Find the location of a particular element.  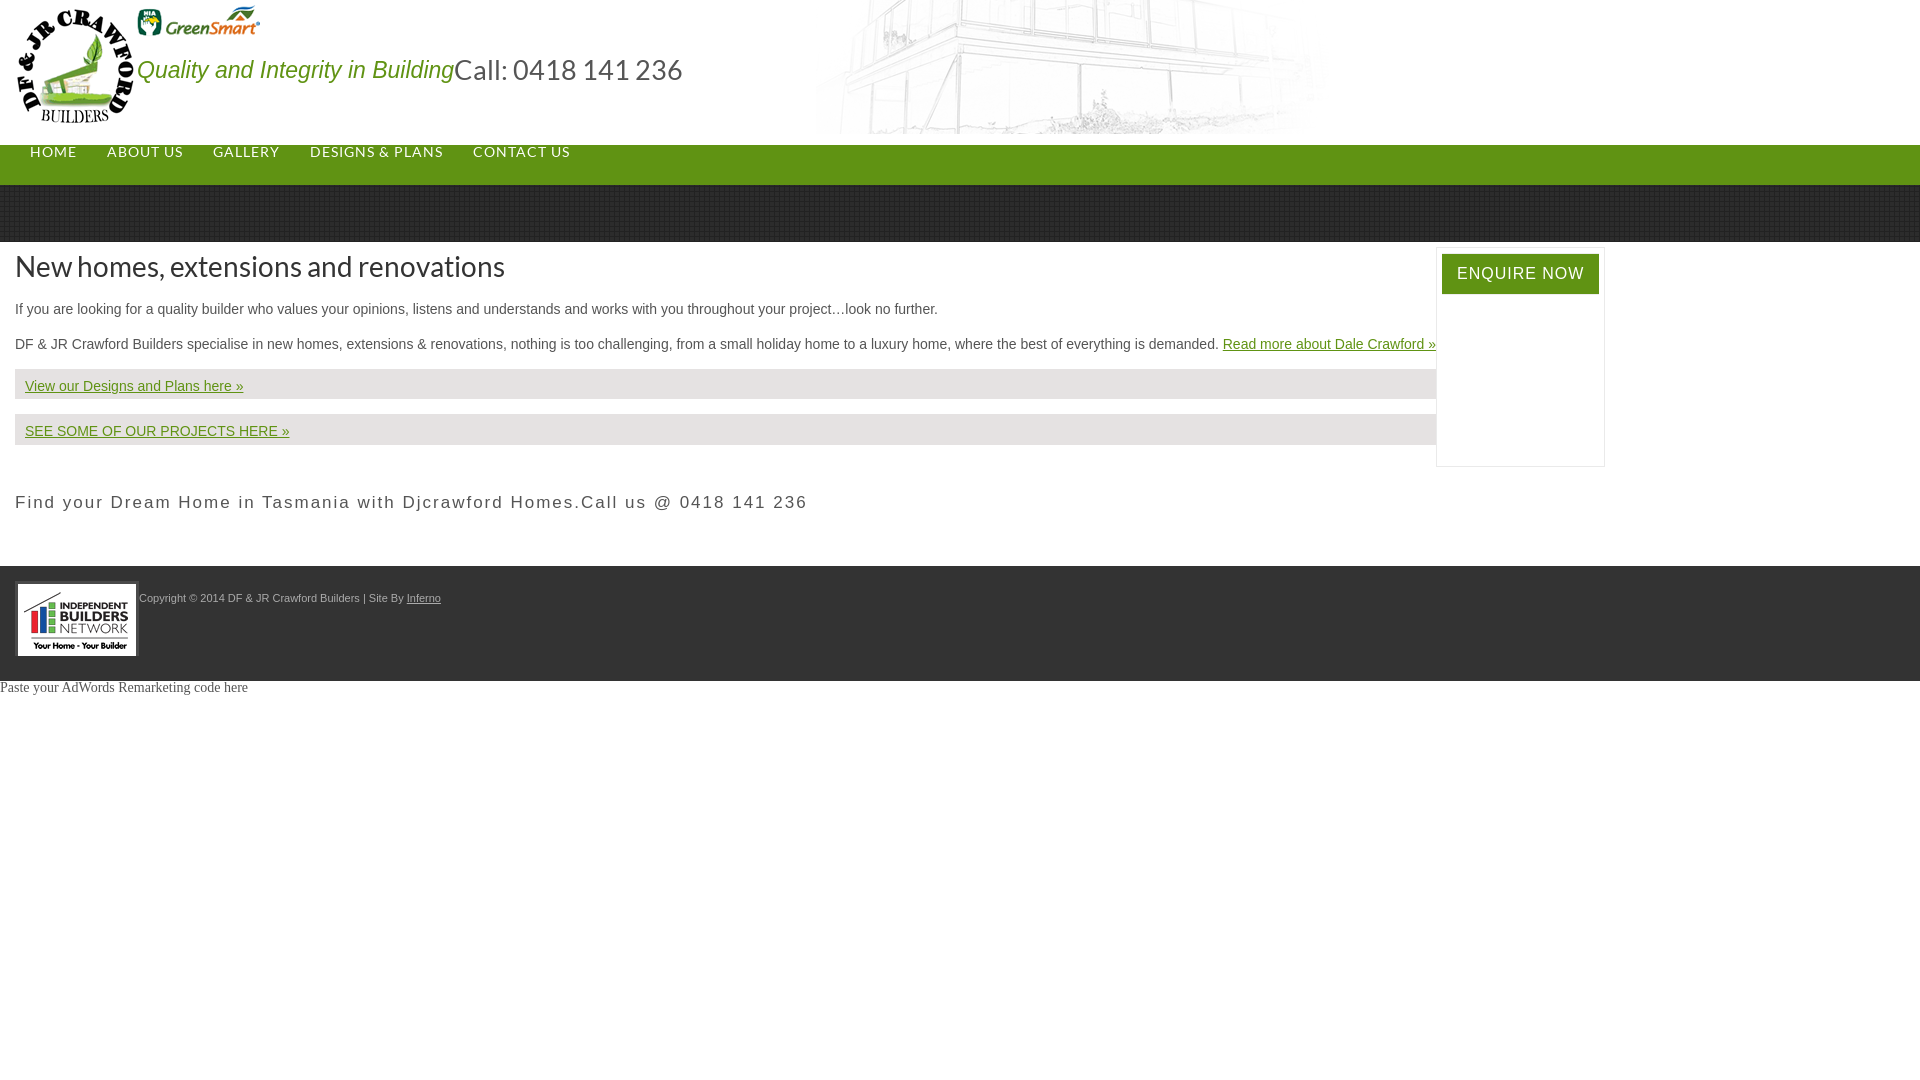

'ABOUT US' is located at coordinates (143, 150).